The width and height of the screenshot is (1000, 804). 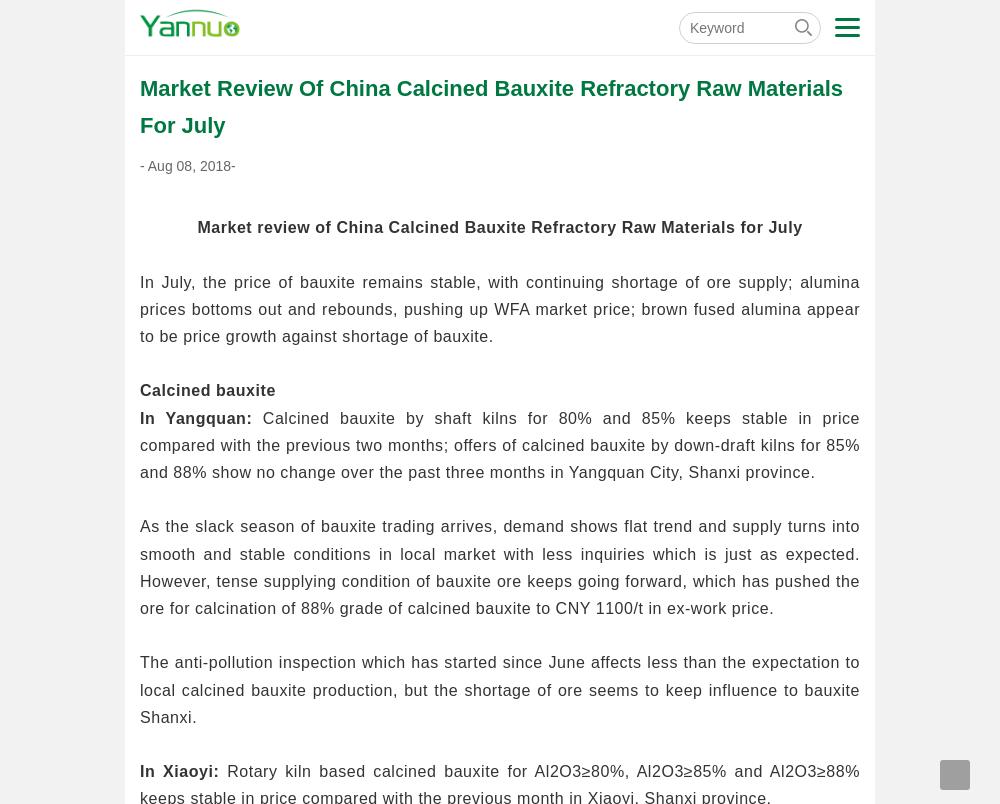 I want to click on 'As the slack season of bauxite trading arrives, demand shows flat trend and supply turns into smooth and stable conditions in local market with less inquiries which is just as expected. However, tense supplying condition of bauxite ore keeps going forward, which has pushed the ore for calcination of 88% grade of calcined bauxite to CNY 1100/t in ex-work price.', so click(x=500, y=565).